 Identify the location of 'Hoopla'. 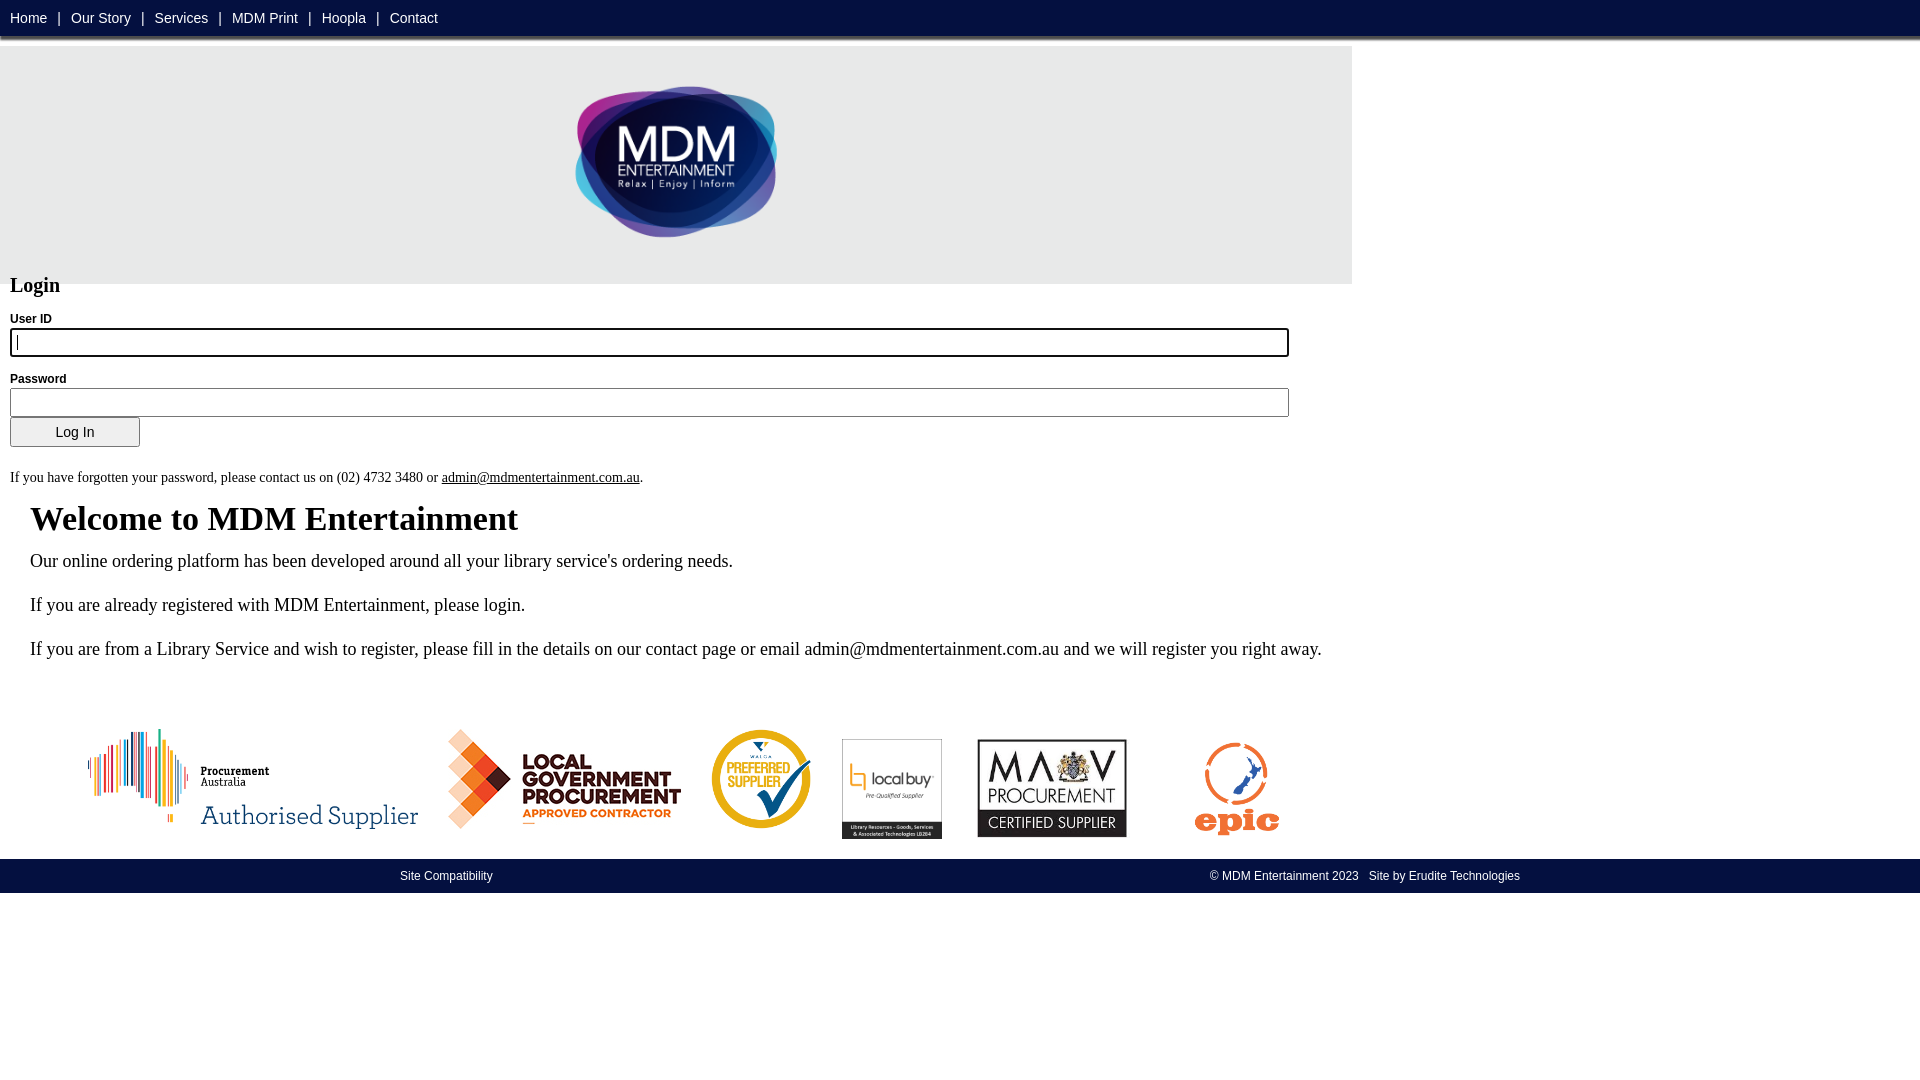
(344, 18).